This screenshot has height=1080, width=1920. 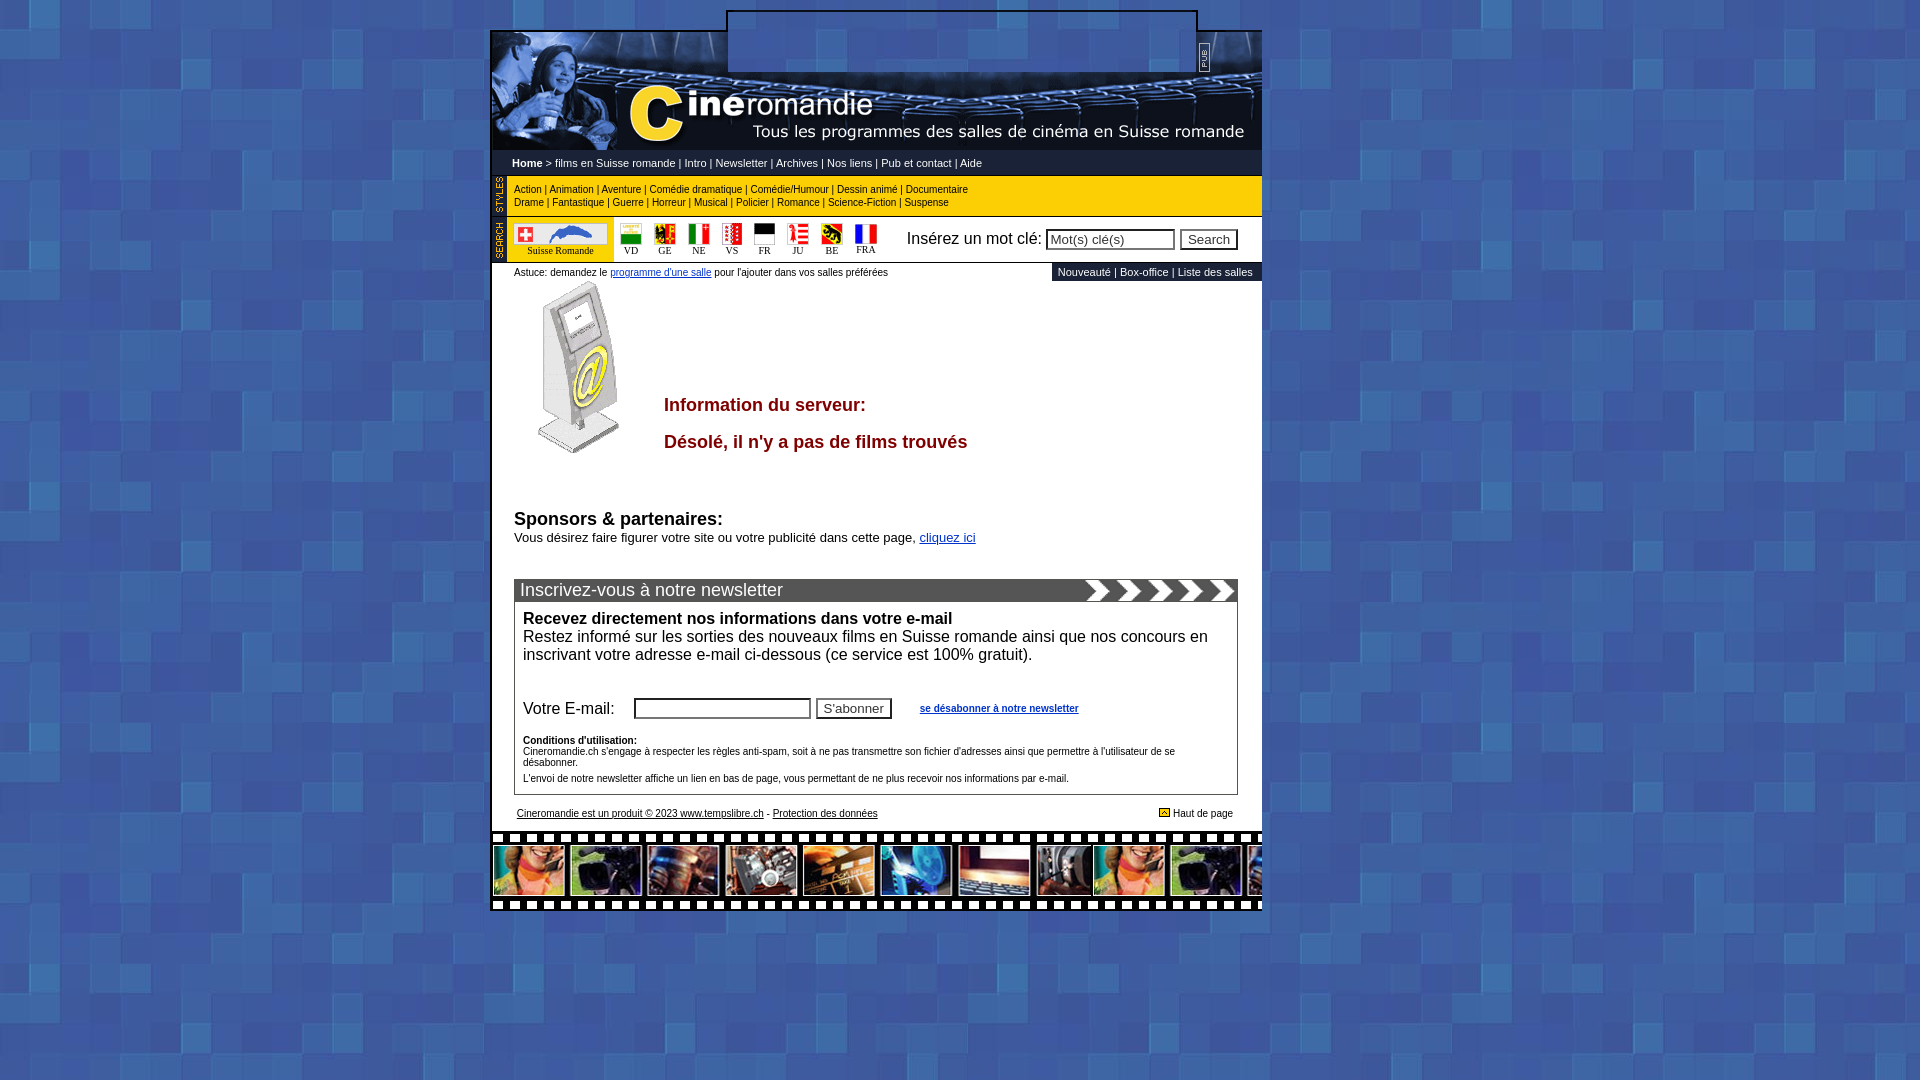 I want to click on 'Search', so click(x=1208, y=238).